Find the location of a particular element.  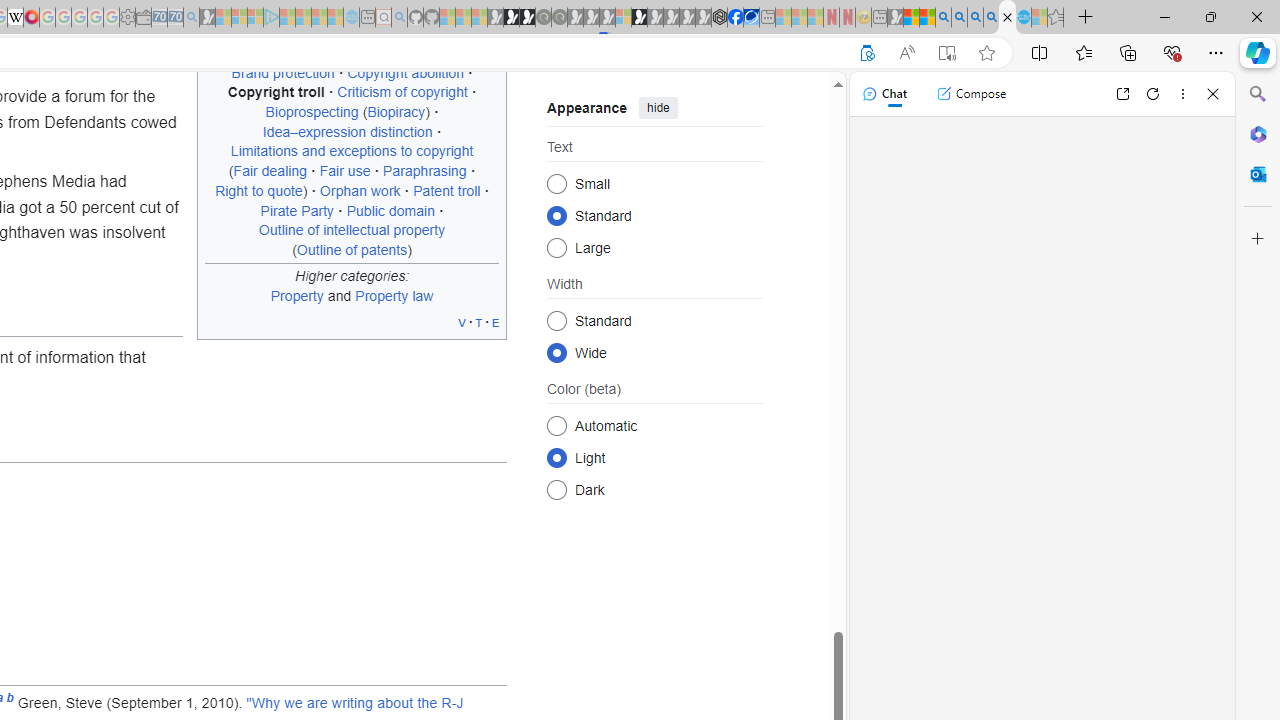

'Restore' is located at coordinates (1209, 16).